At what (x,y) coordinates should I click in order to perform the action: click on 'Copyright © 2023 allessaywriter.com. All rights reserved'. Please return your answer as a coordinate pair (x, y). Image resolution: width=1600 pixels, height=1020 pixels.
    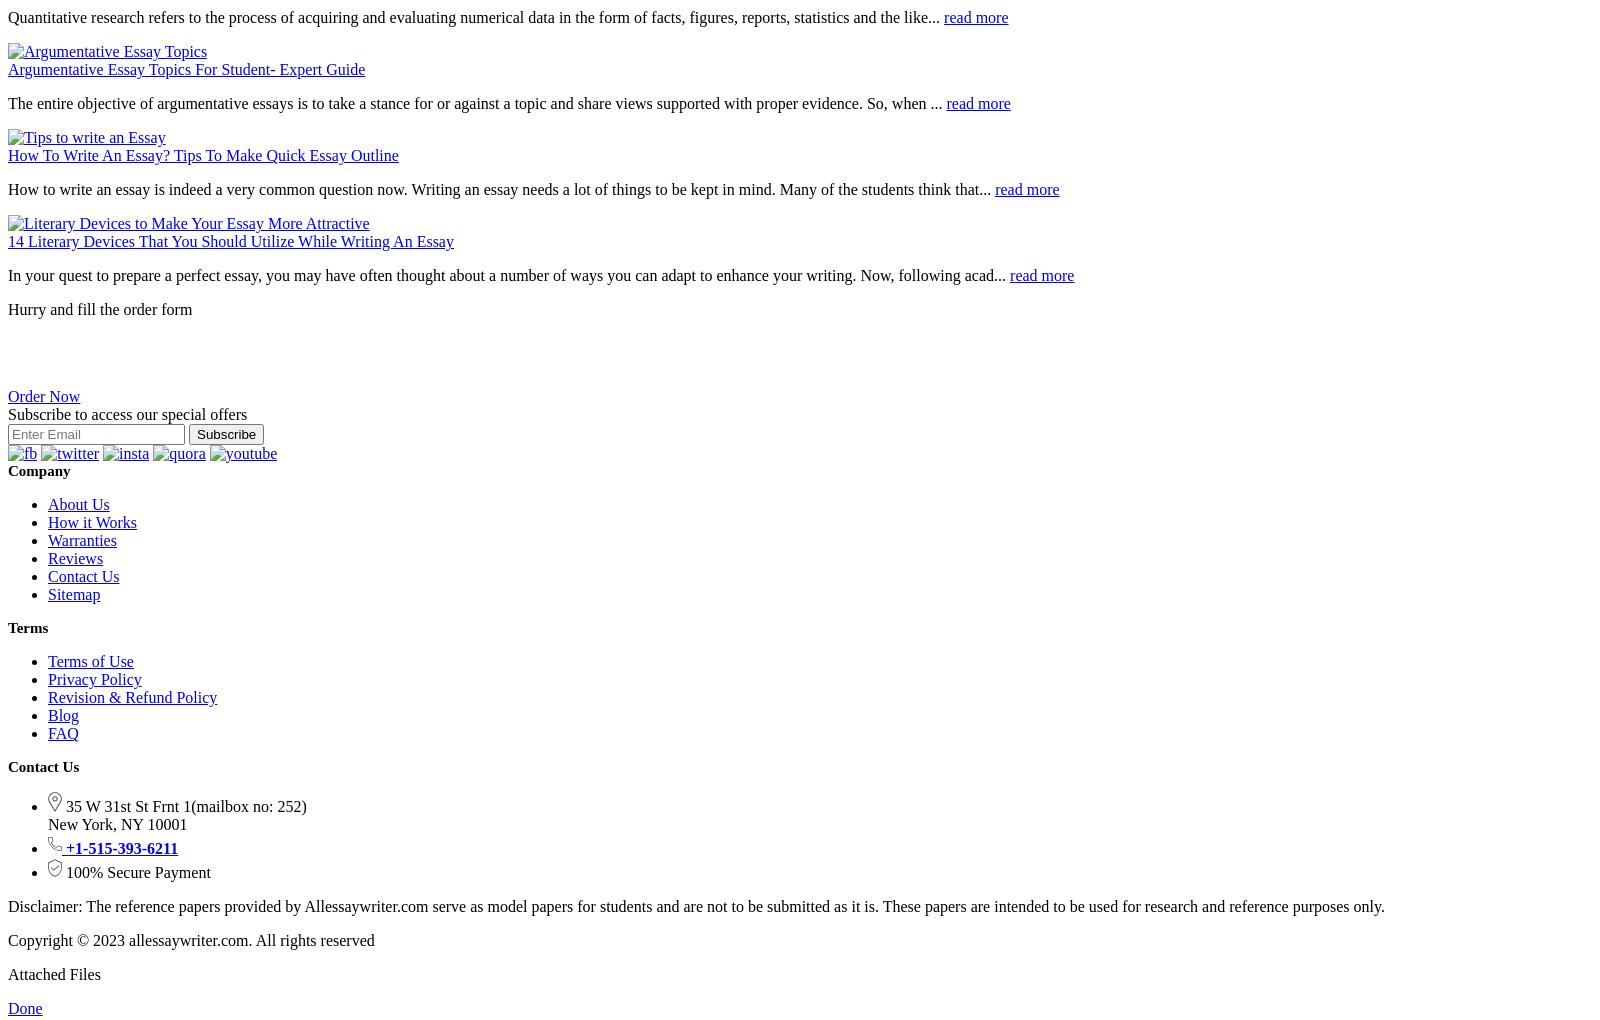
    Looking at the image, I should click on (190, 939).